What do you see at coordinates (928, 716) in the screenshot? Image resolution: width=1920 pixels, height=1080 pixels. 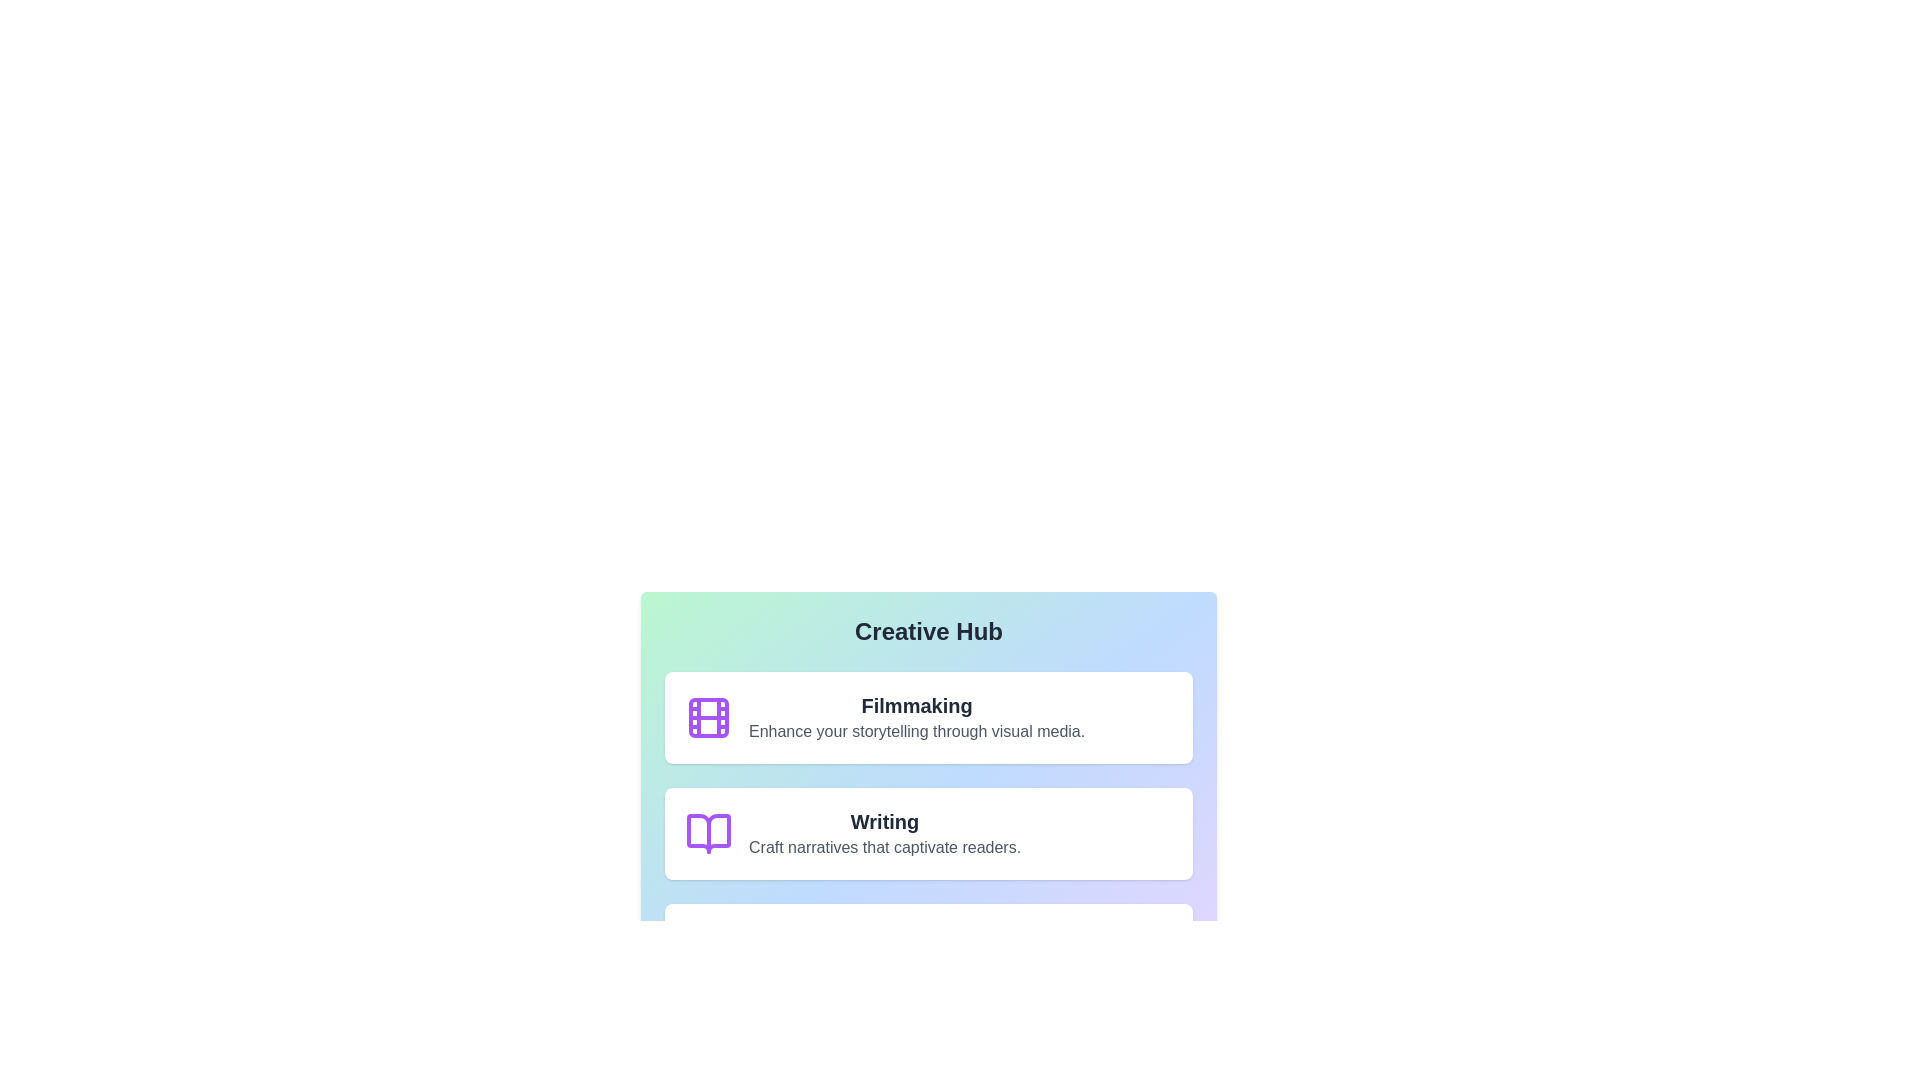 I see `the list item corresponding to Filmmaking` at bounding box center [928, 716].